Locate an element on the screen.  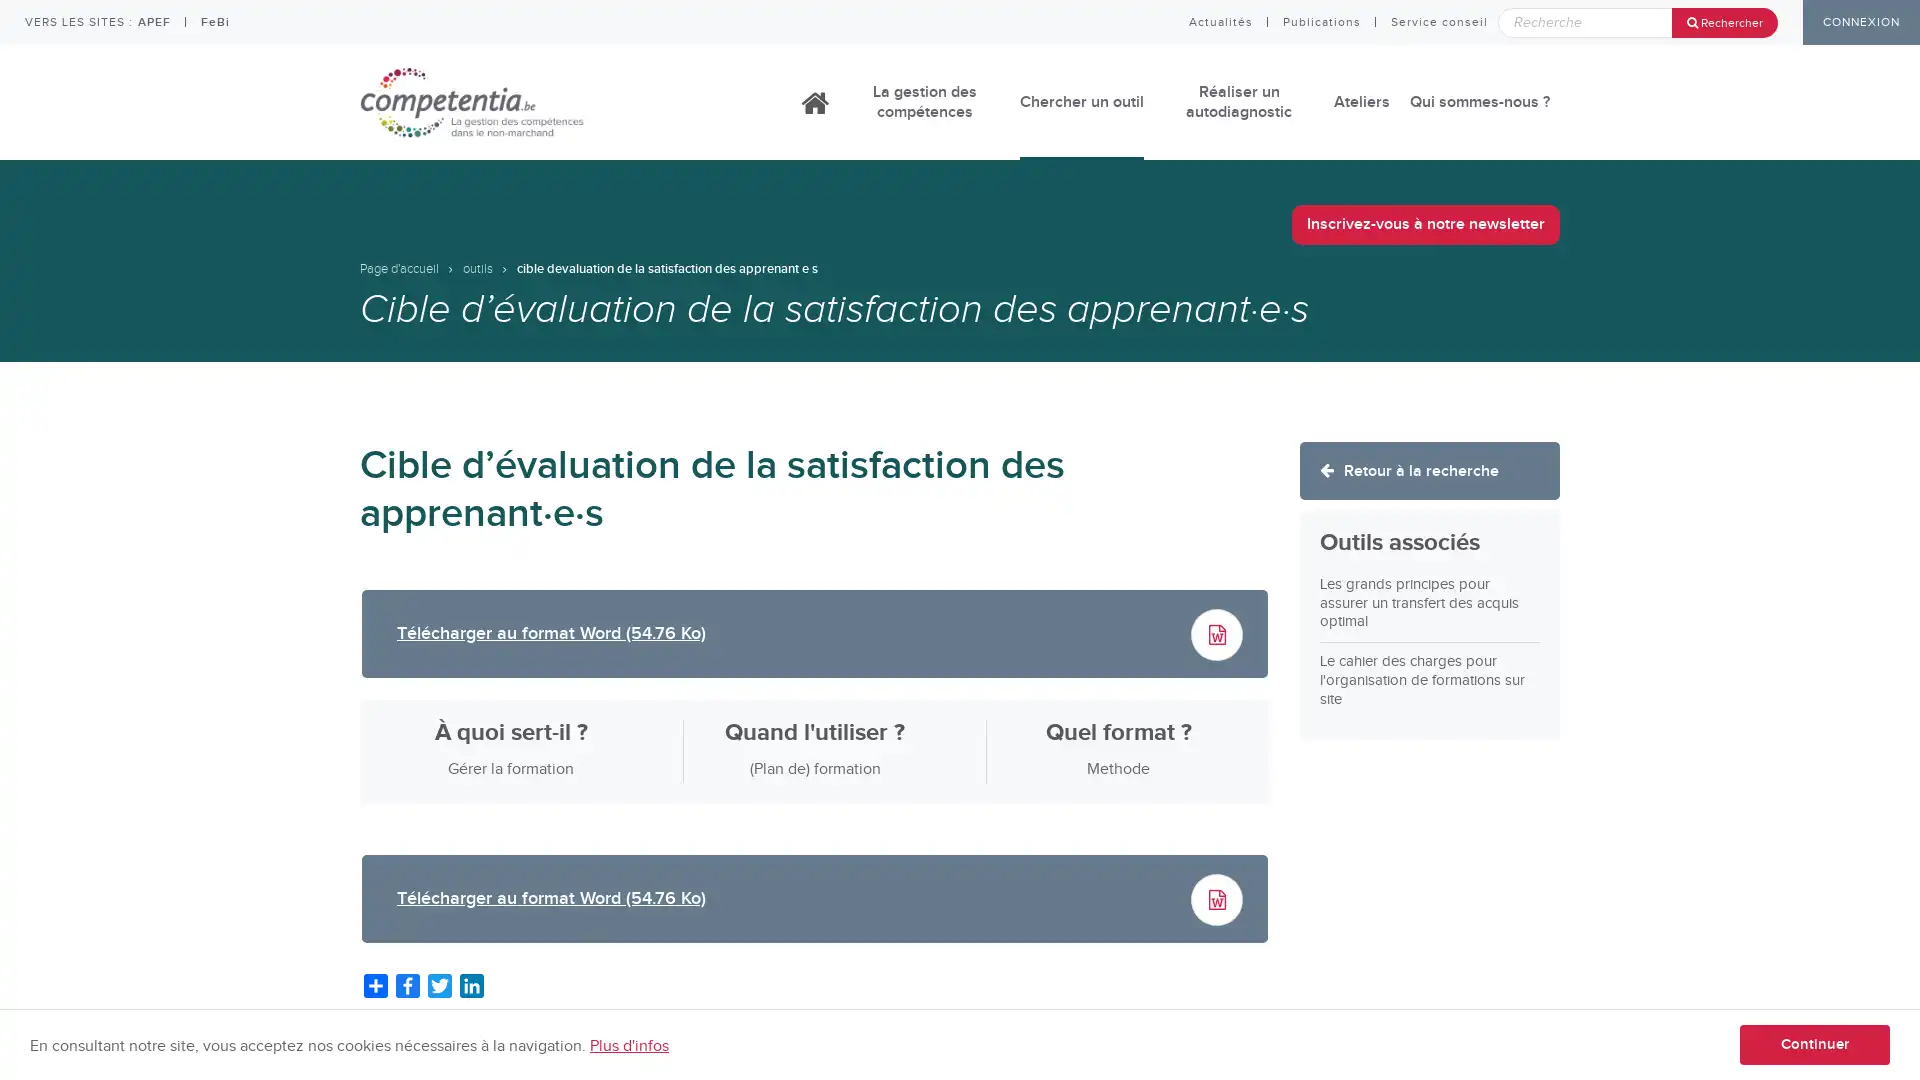
Rechercher is located at coordinates (1723, 22).